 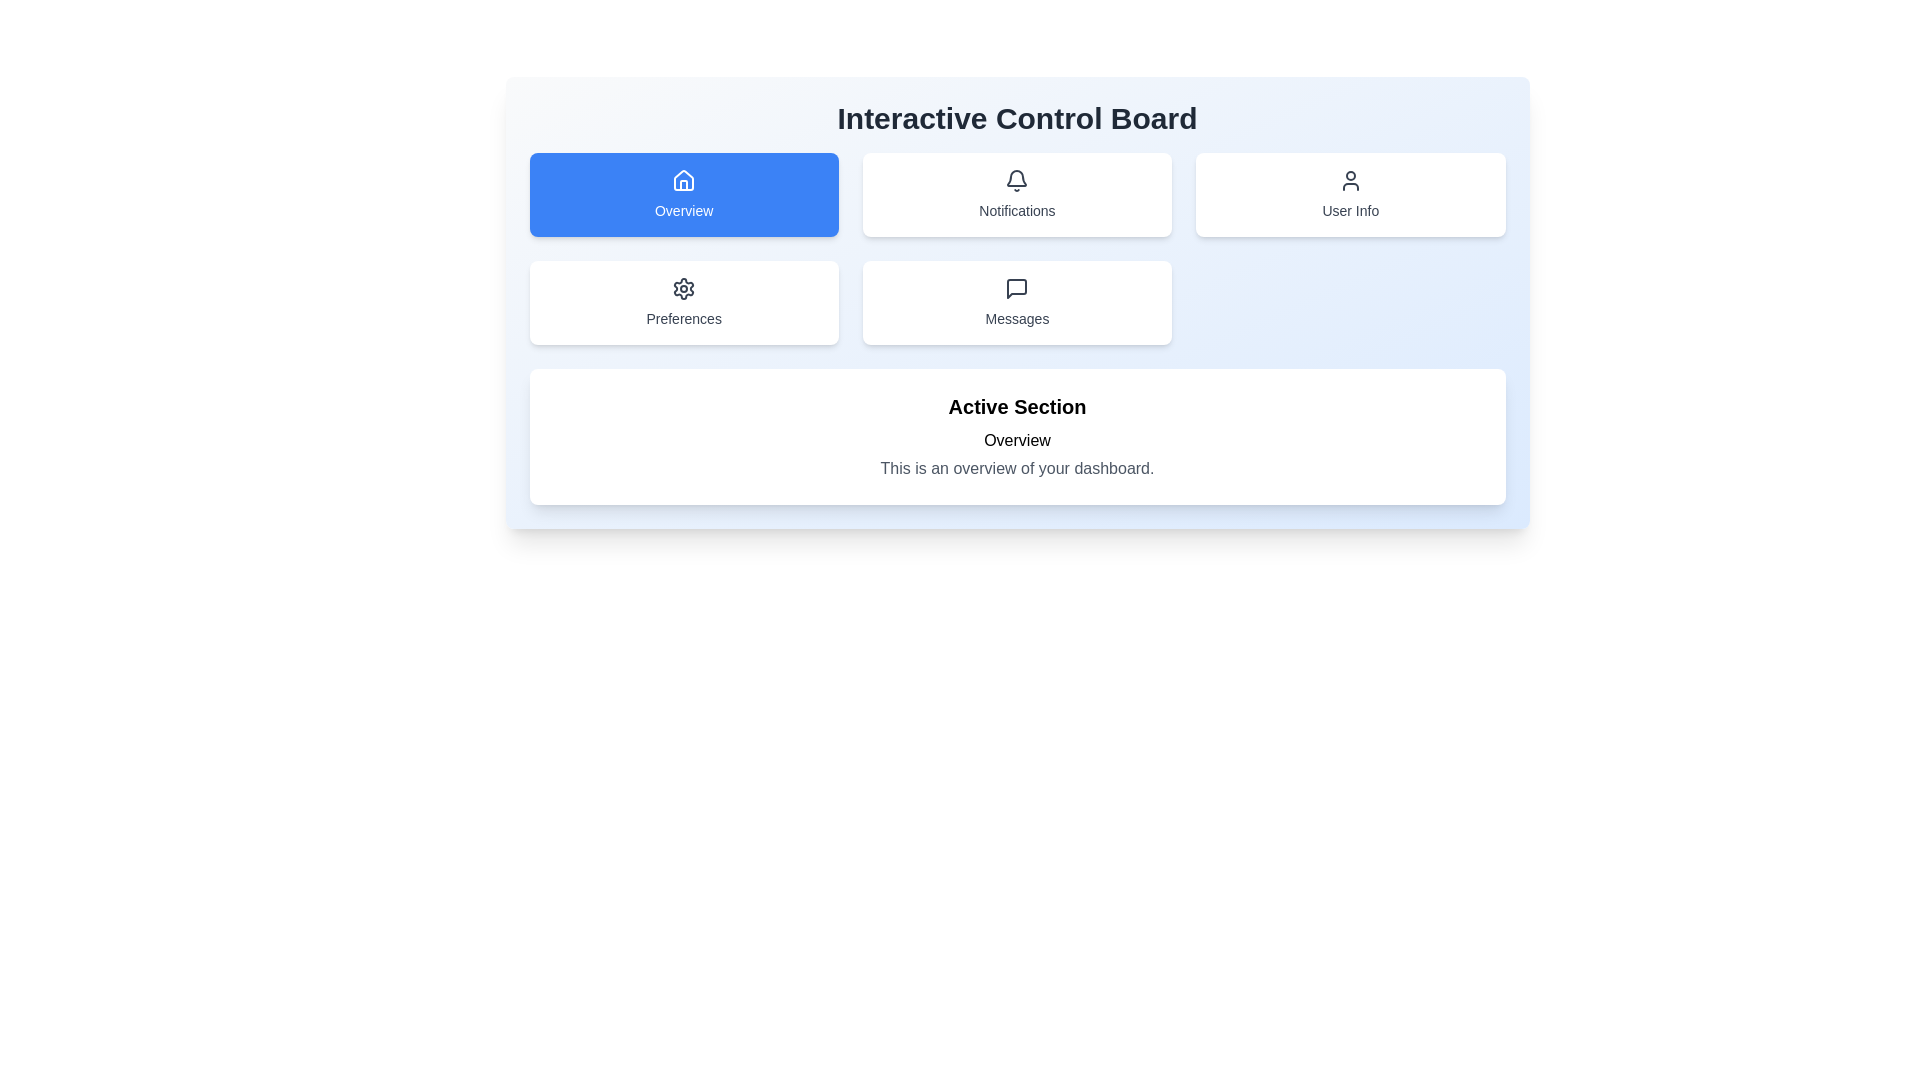 What do you see at coordinates (1017, 303) in the screenshot?
I see `the button located on the right side of the second row in the grid layout, just below the 'Notifications' button, to trigger a visual change` at bounding box center [1017, 303].